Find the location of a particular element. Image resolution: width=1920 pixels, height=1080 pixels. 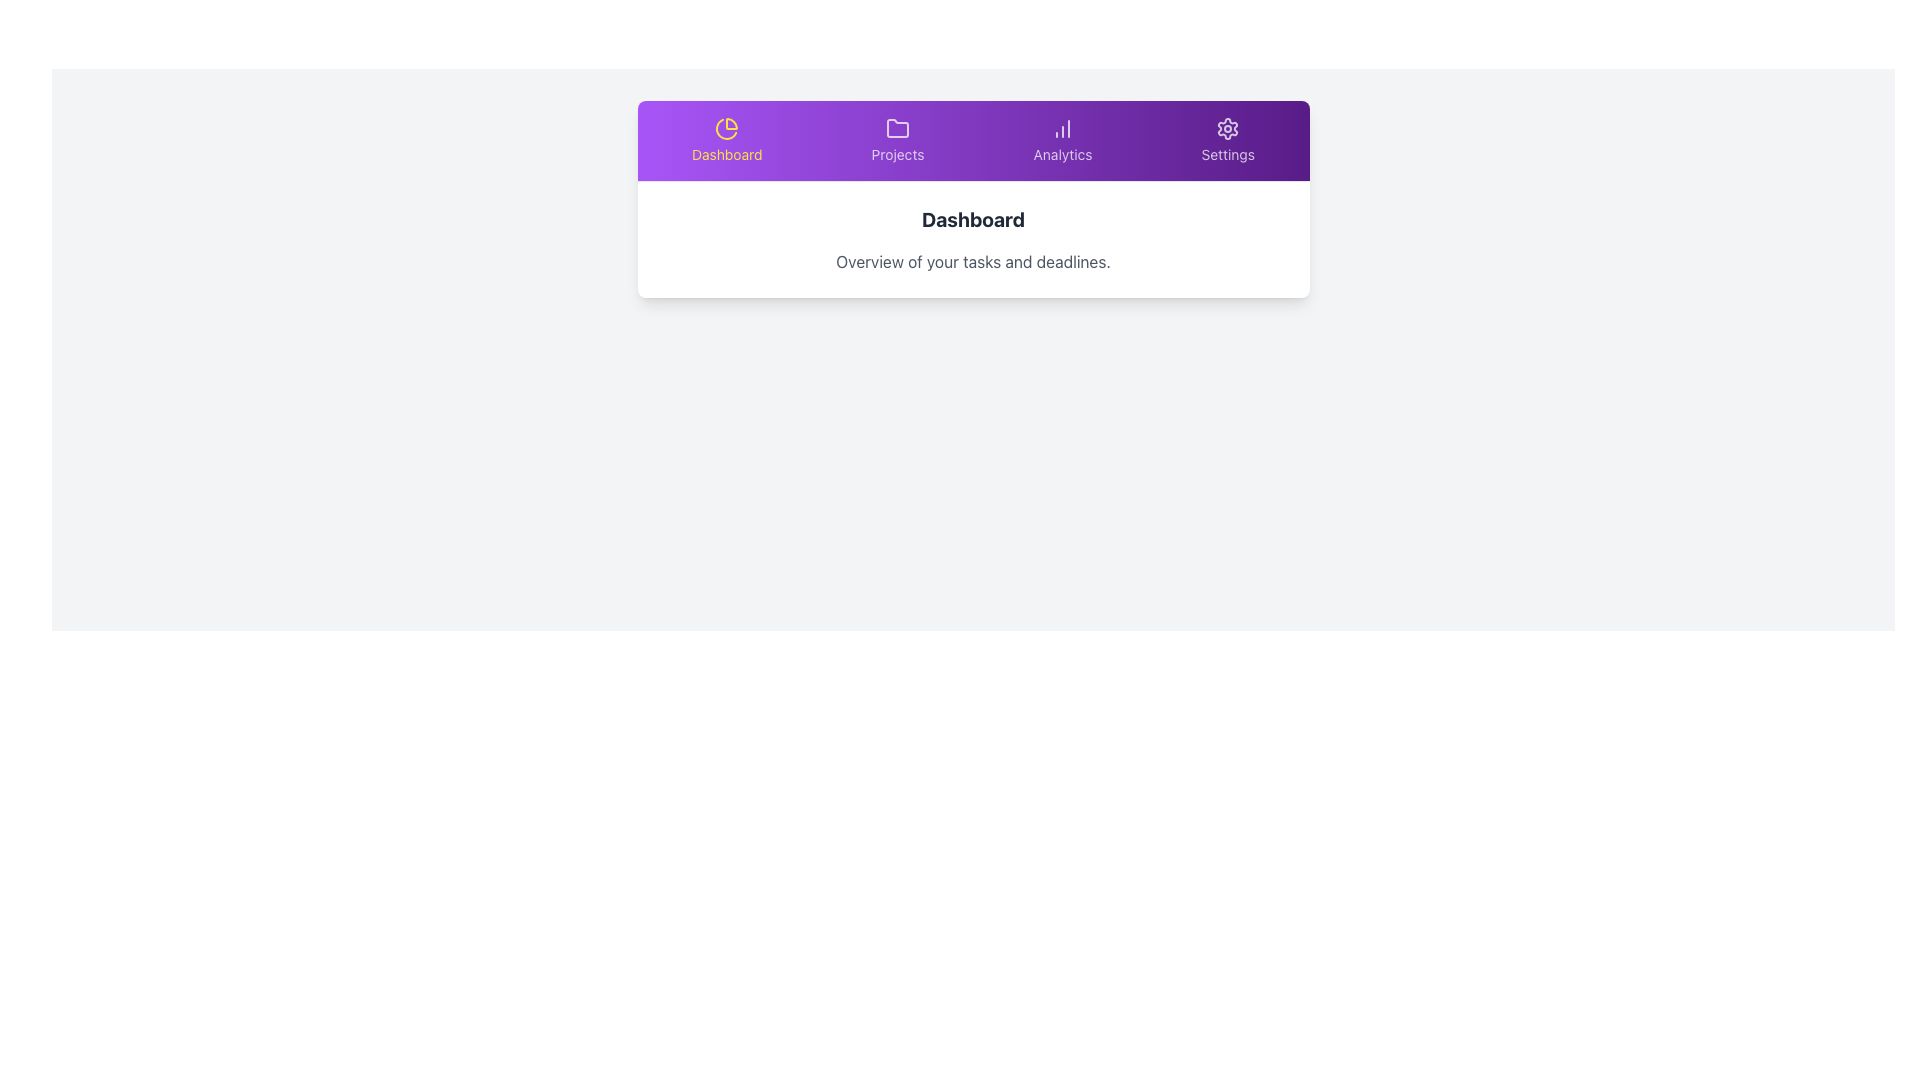

the outlined folder icon located in the second section of the navigation bar, directly above the text 'Projects' is located at coordinates (896, 128).